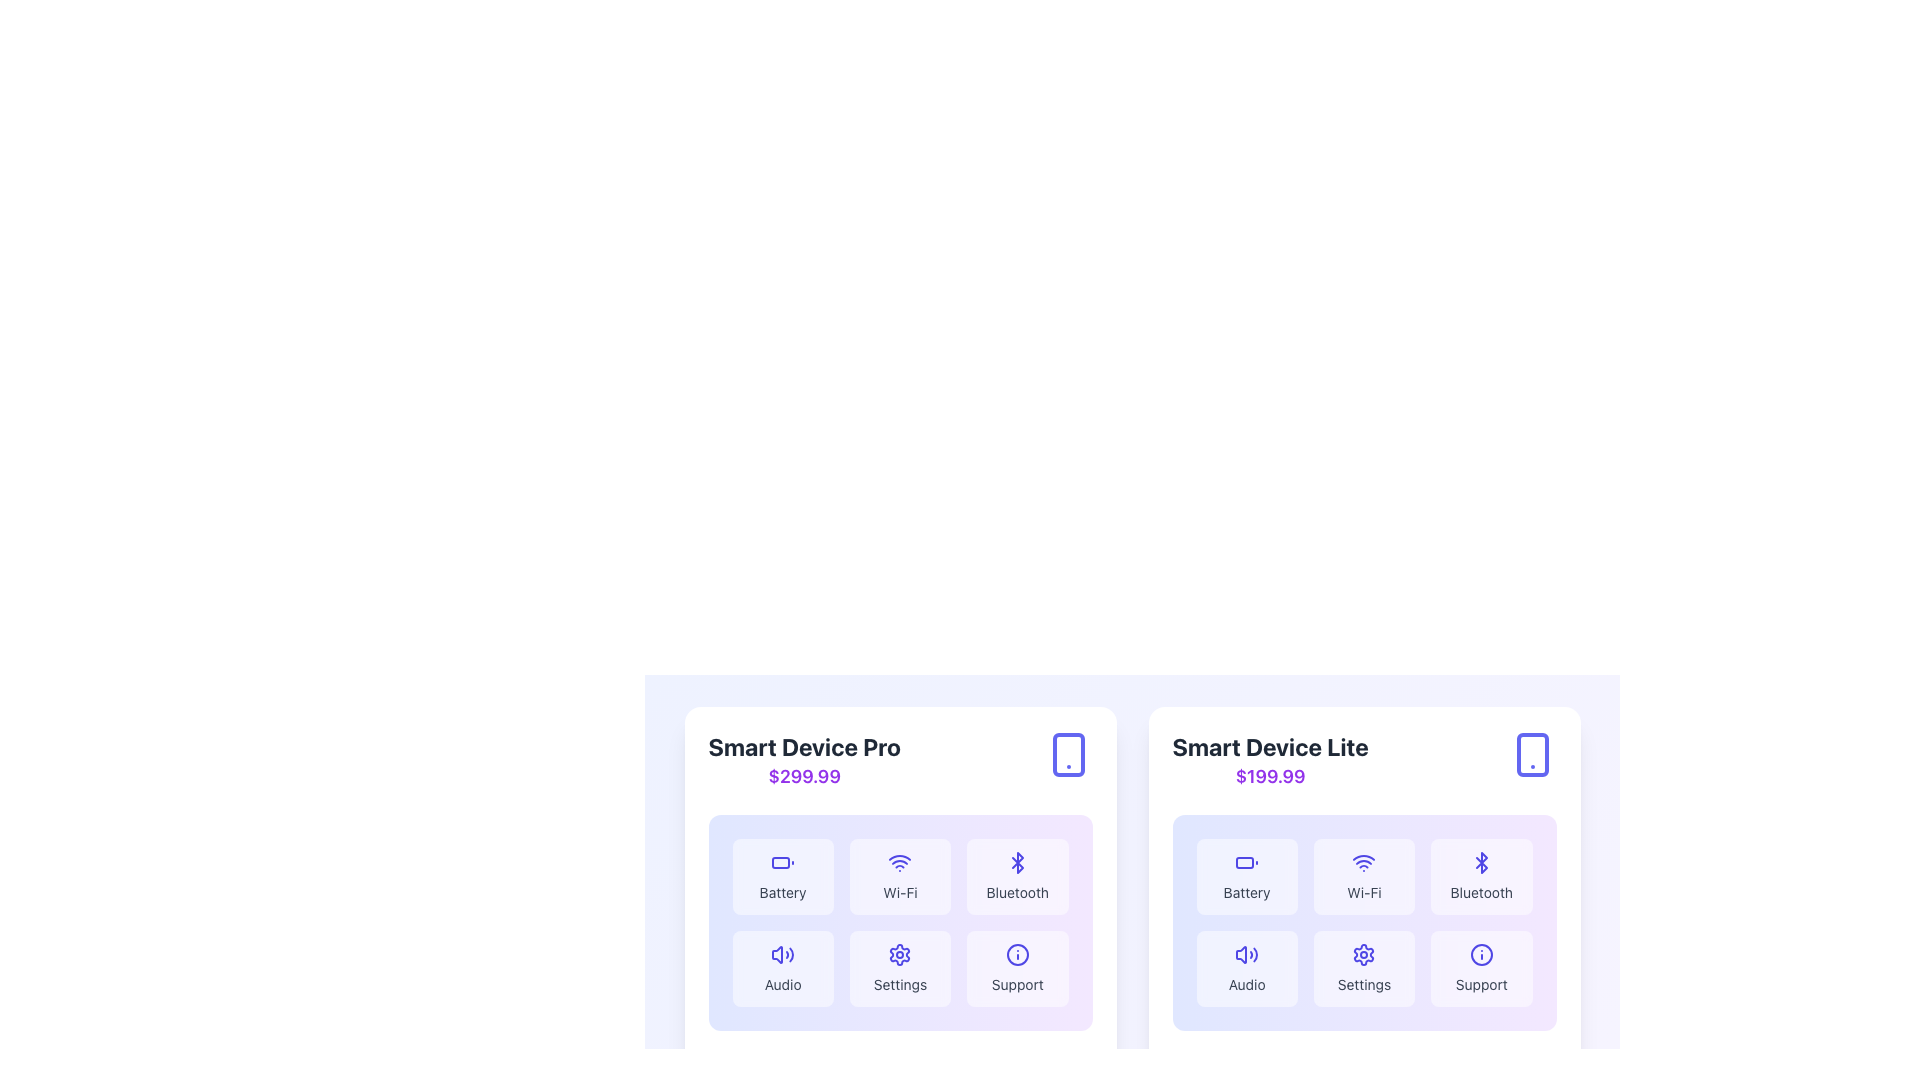 The image size is (1920, 1080). What do you see at coordinates (782, 892) in the screenshot?
I see `the static text label displaying 'Battery' within the 'Smart Device Pro' section, which is styled with a small font and gray shade, located under a battery icon` at bounding box center [782, 892].